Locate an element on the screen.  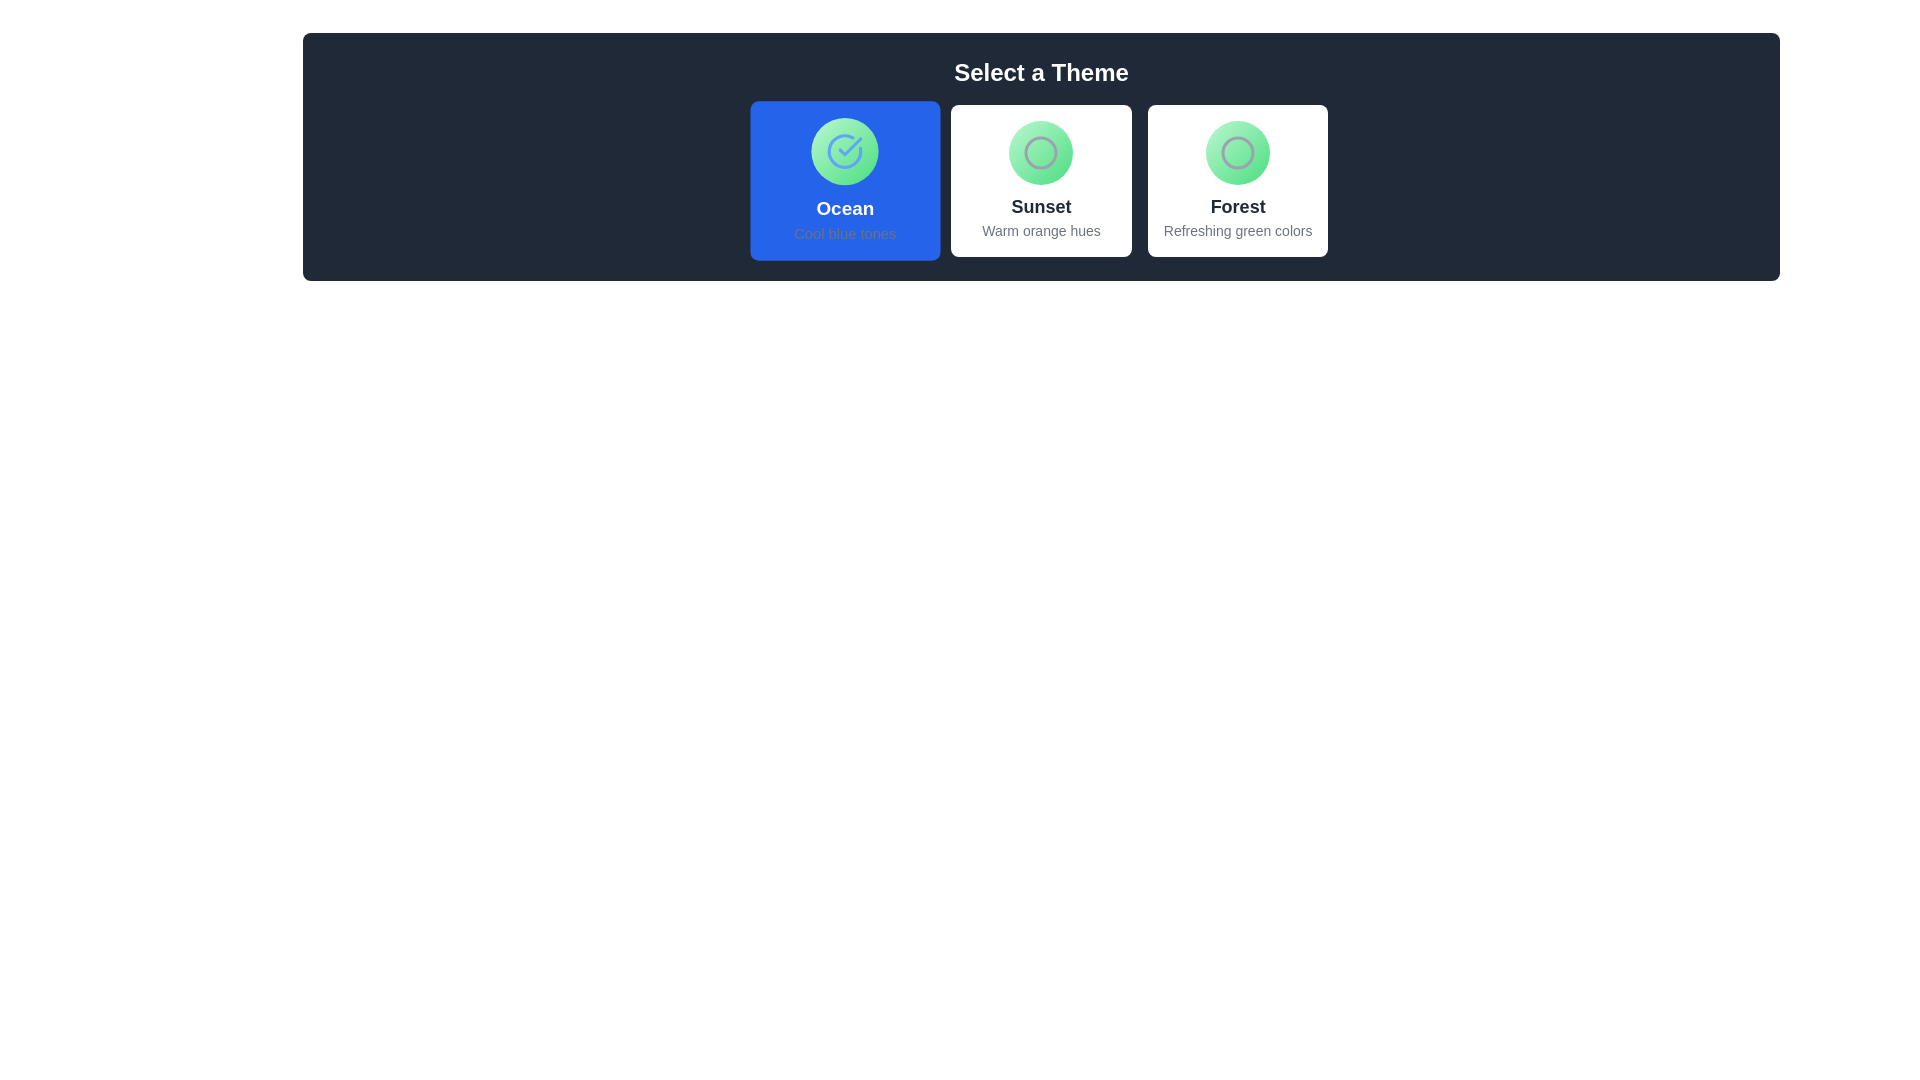
the graphical SVG checkmark icon that confirms the selection of the 'Ocean' theme, providing feedback on the chosen option is located at coordinates (850, 145).